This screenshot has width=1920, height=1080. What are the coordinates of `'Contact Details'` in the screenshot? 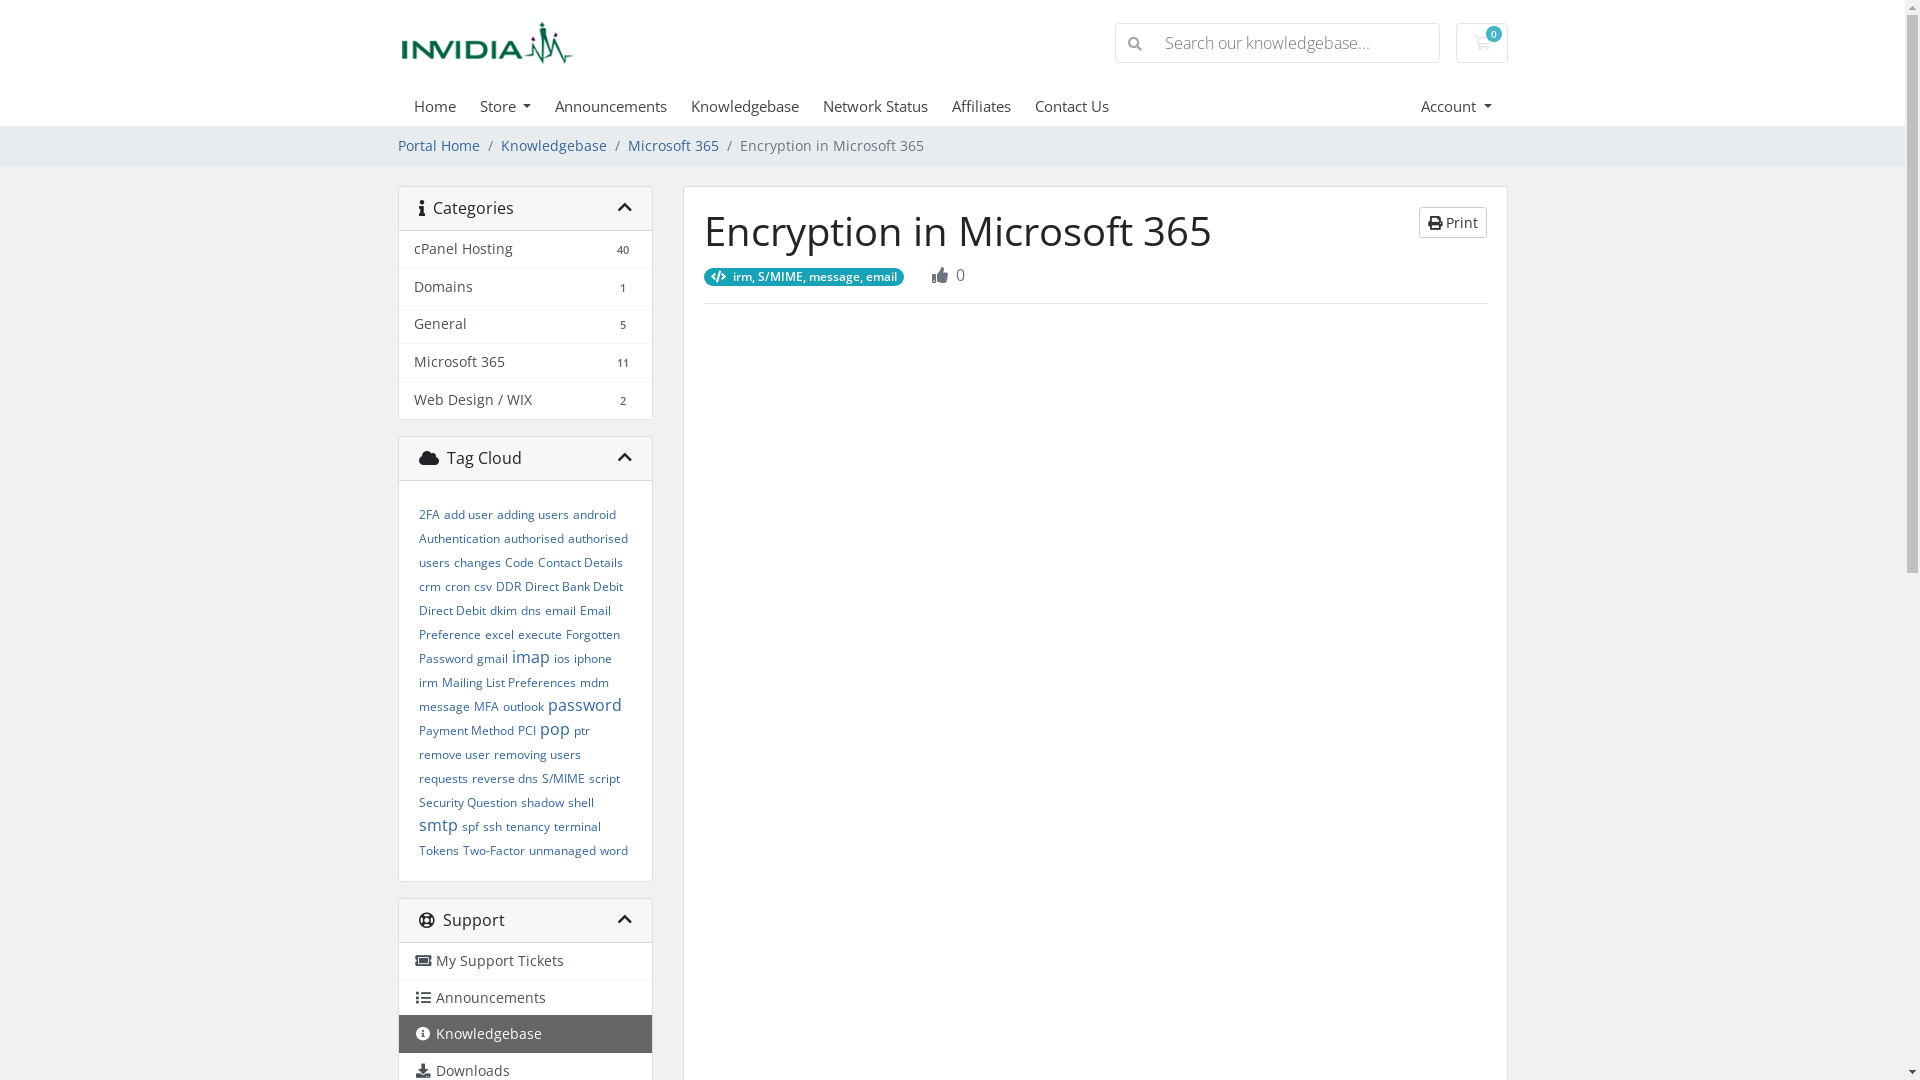 It's located at (579, 562).